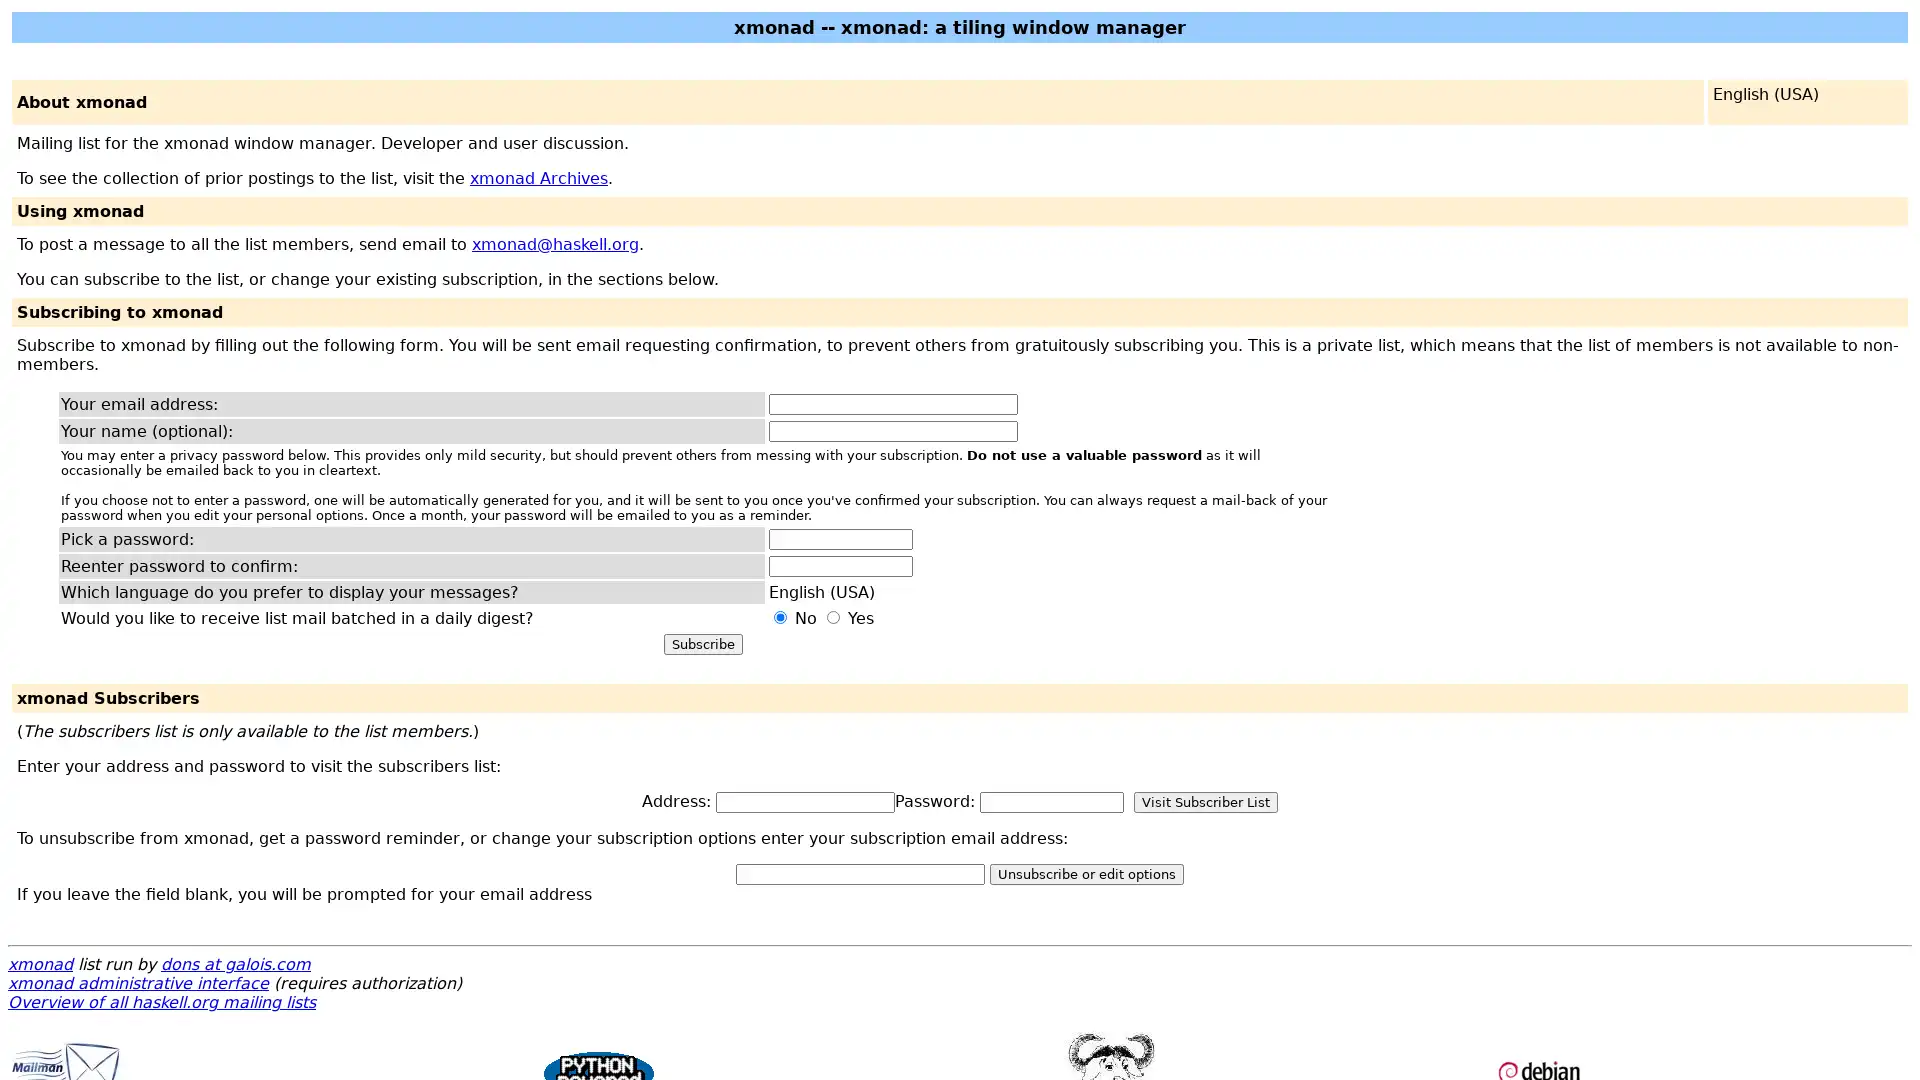 The height and width of the screenshot is (1080, 1920). Describe the element at coordinates (702, 644) in the screenshot. I see `Subscribe` at that location.